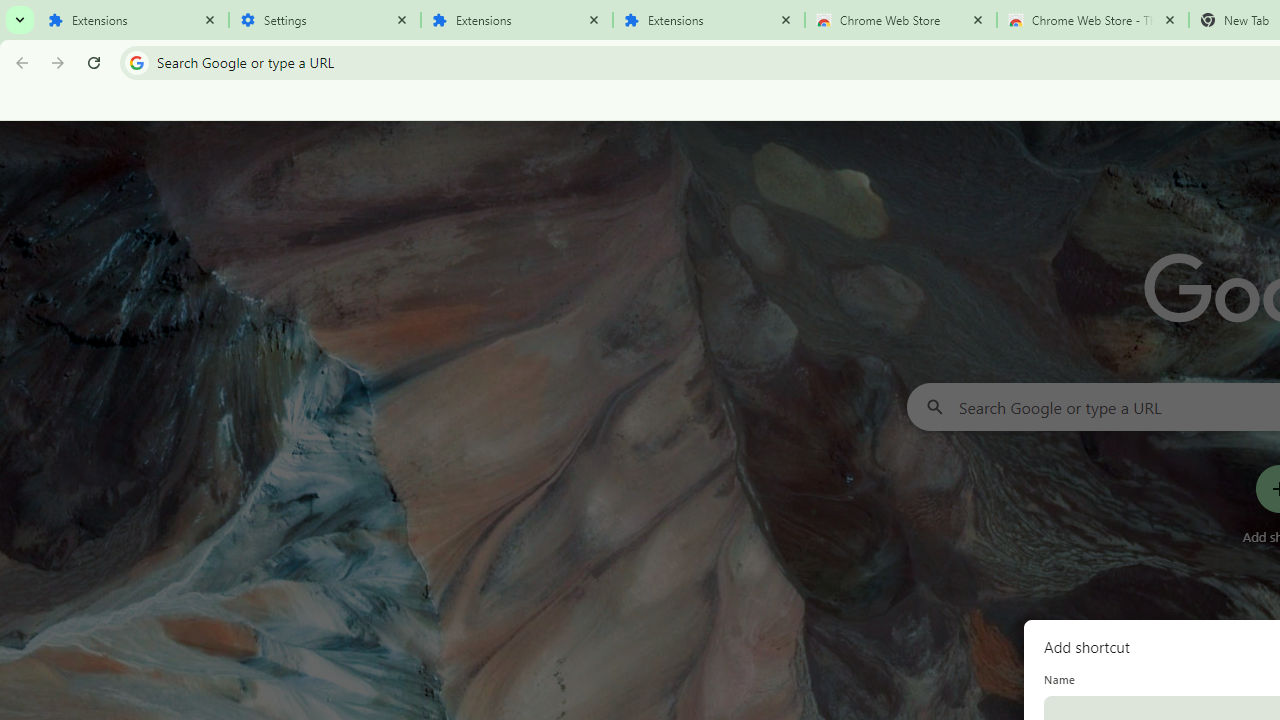 The height and width of the screenshot is (720, 1280). Describe the element at coordinates (132, 20) in the screenshot. I see `'Extensions'` at that location.